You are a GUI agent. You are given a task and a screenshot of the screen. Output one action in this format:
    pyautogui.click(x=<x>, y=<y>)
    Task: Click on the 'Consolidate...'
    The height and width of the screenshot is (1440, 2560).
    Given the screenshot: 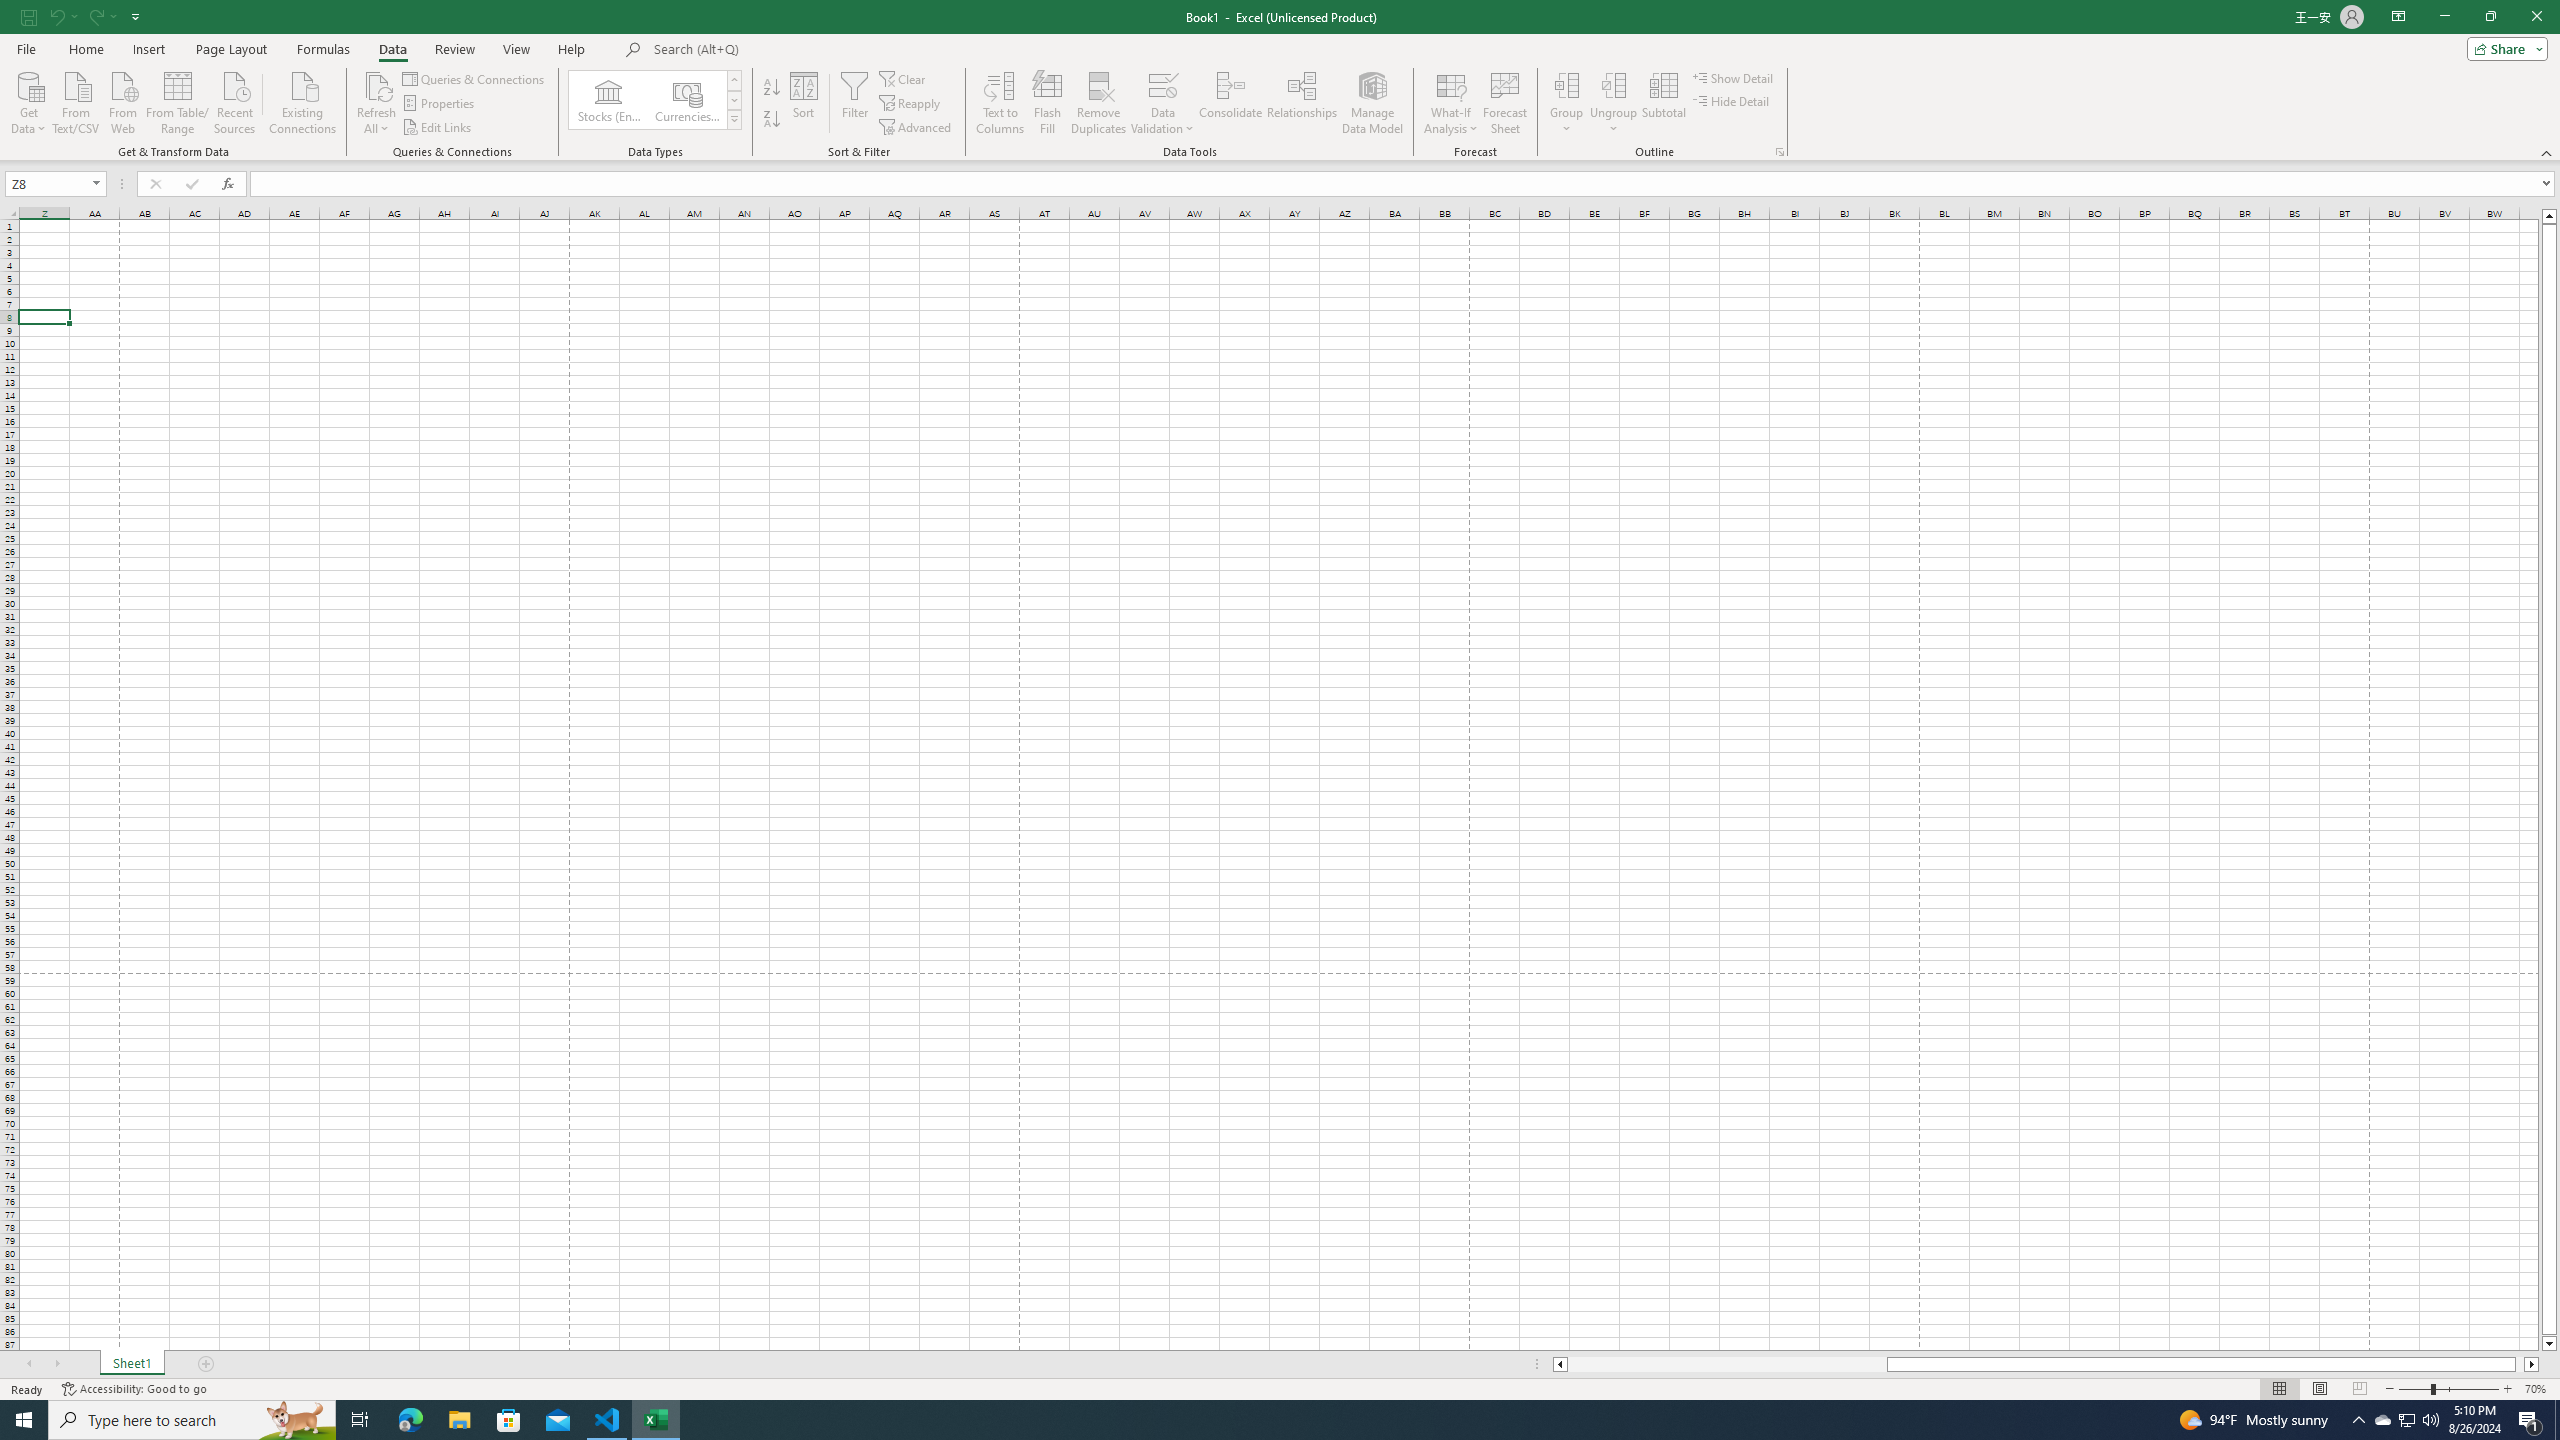 What is the action you would take?
    pyautogui.click(x=1231, y=103)
    